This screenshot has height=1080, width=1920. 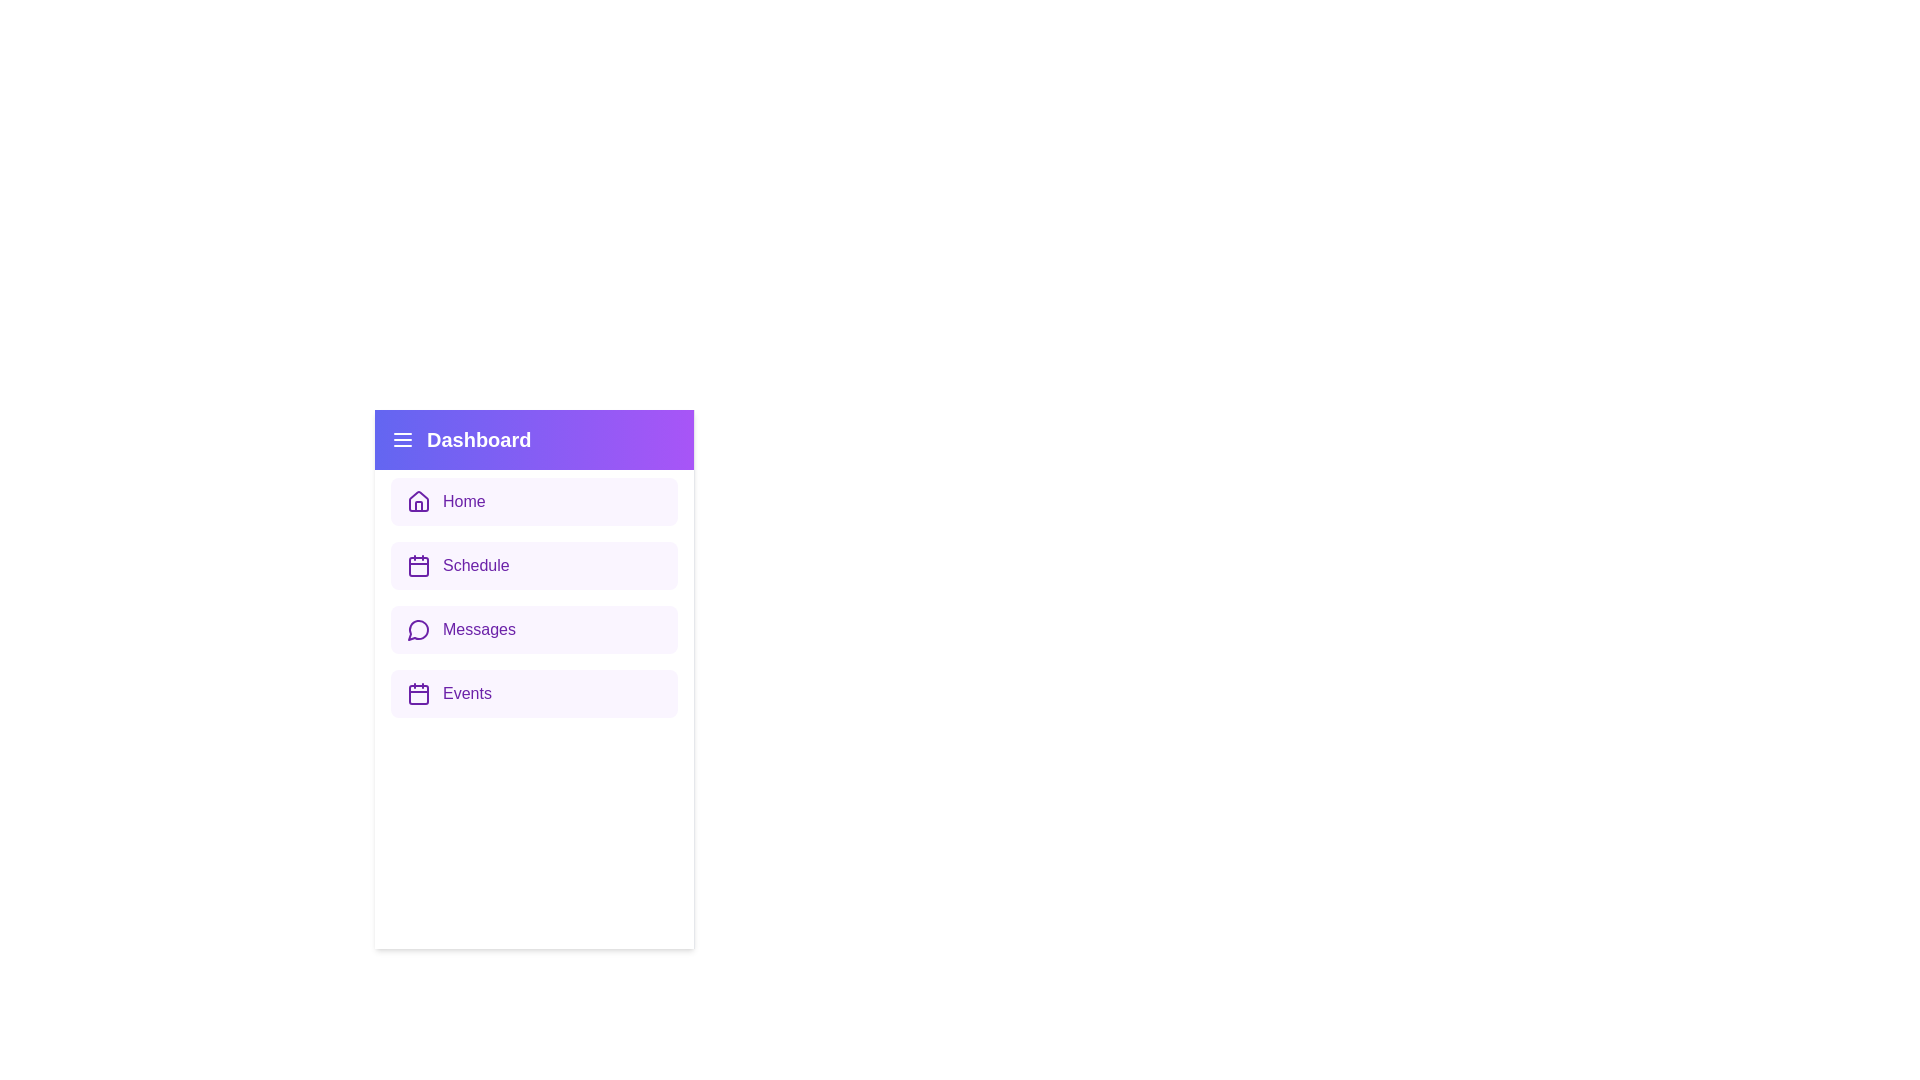 What do you see at coordinates (534, 438) in the screenshot?
I see `the Dashboard section of the sidebar to inspect its layout and design` at bounding box center [534, 438].